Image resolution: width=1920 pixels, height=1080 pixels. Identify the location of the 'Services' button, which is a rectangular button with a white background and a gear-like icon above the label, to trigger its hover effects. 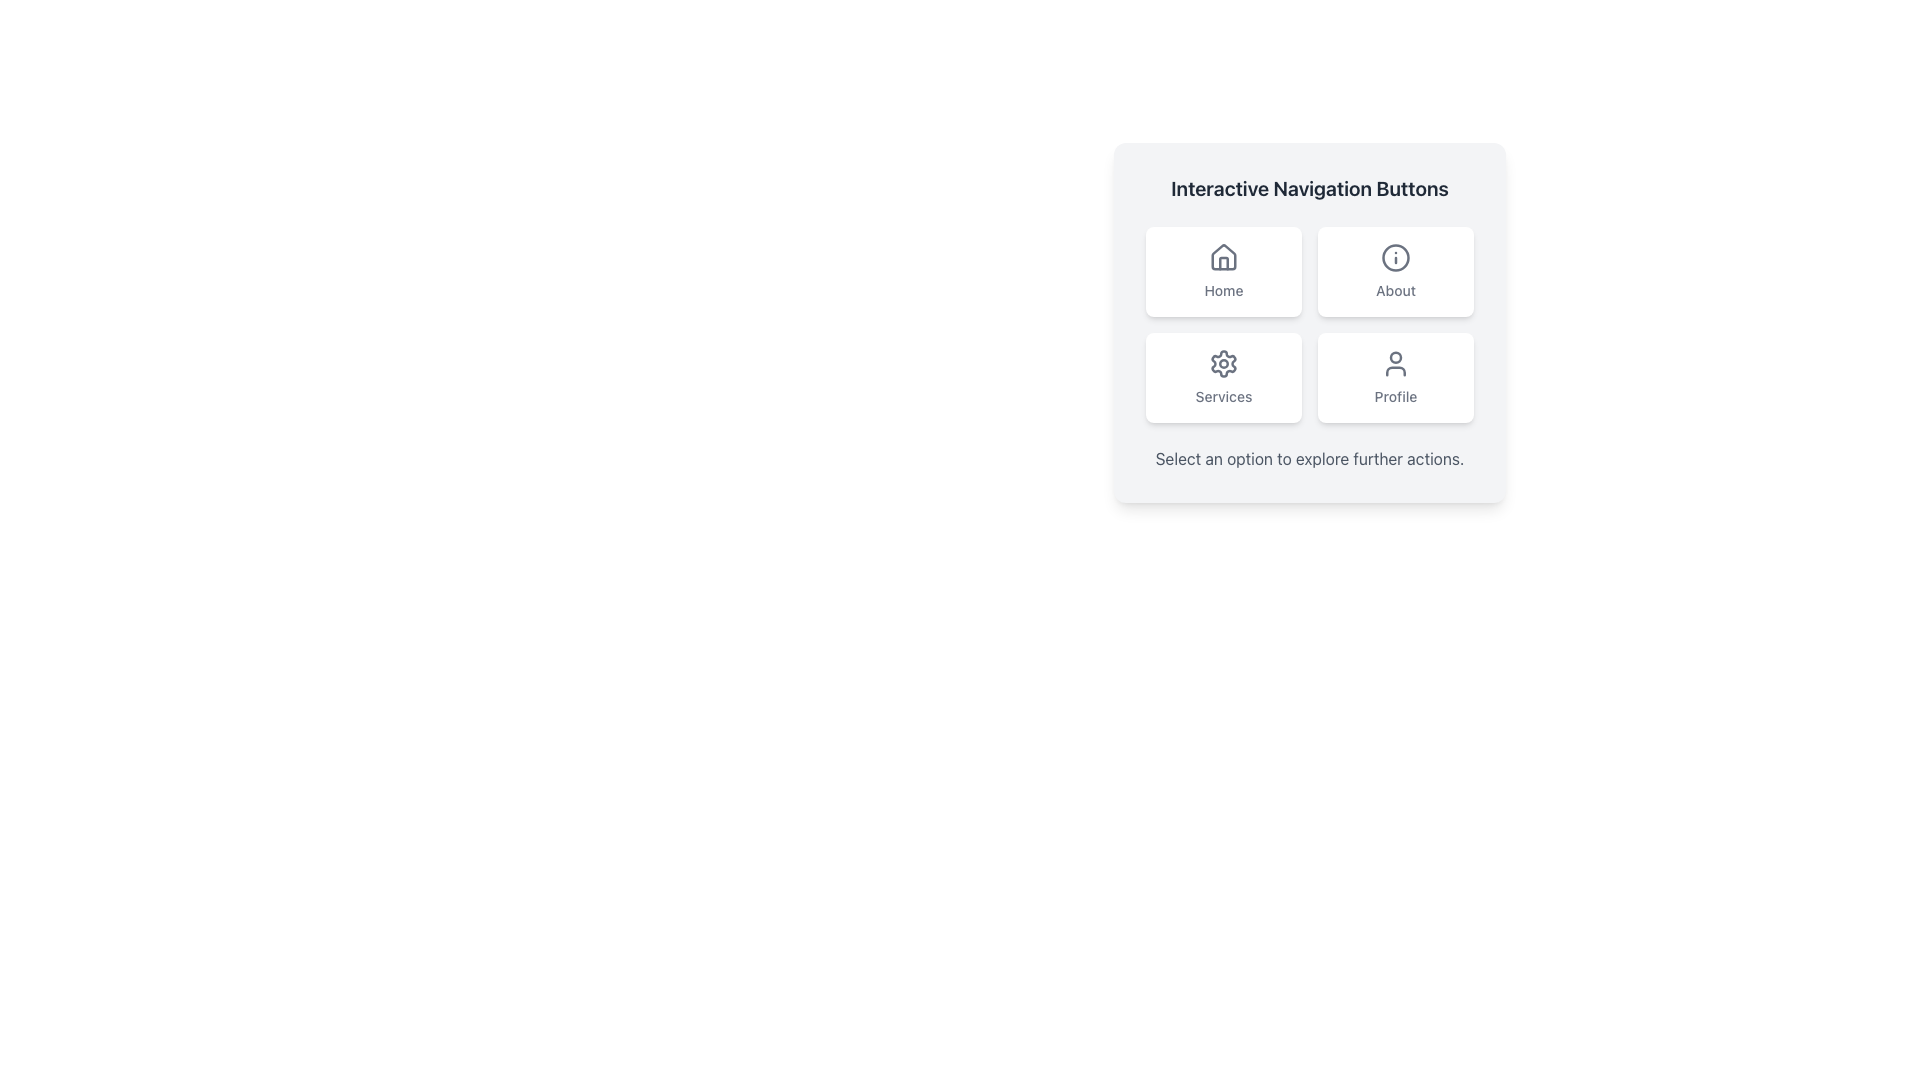
(1223, 378).